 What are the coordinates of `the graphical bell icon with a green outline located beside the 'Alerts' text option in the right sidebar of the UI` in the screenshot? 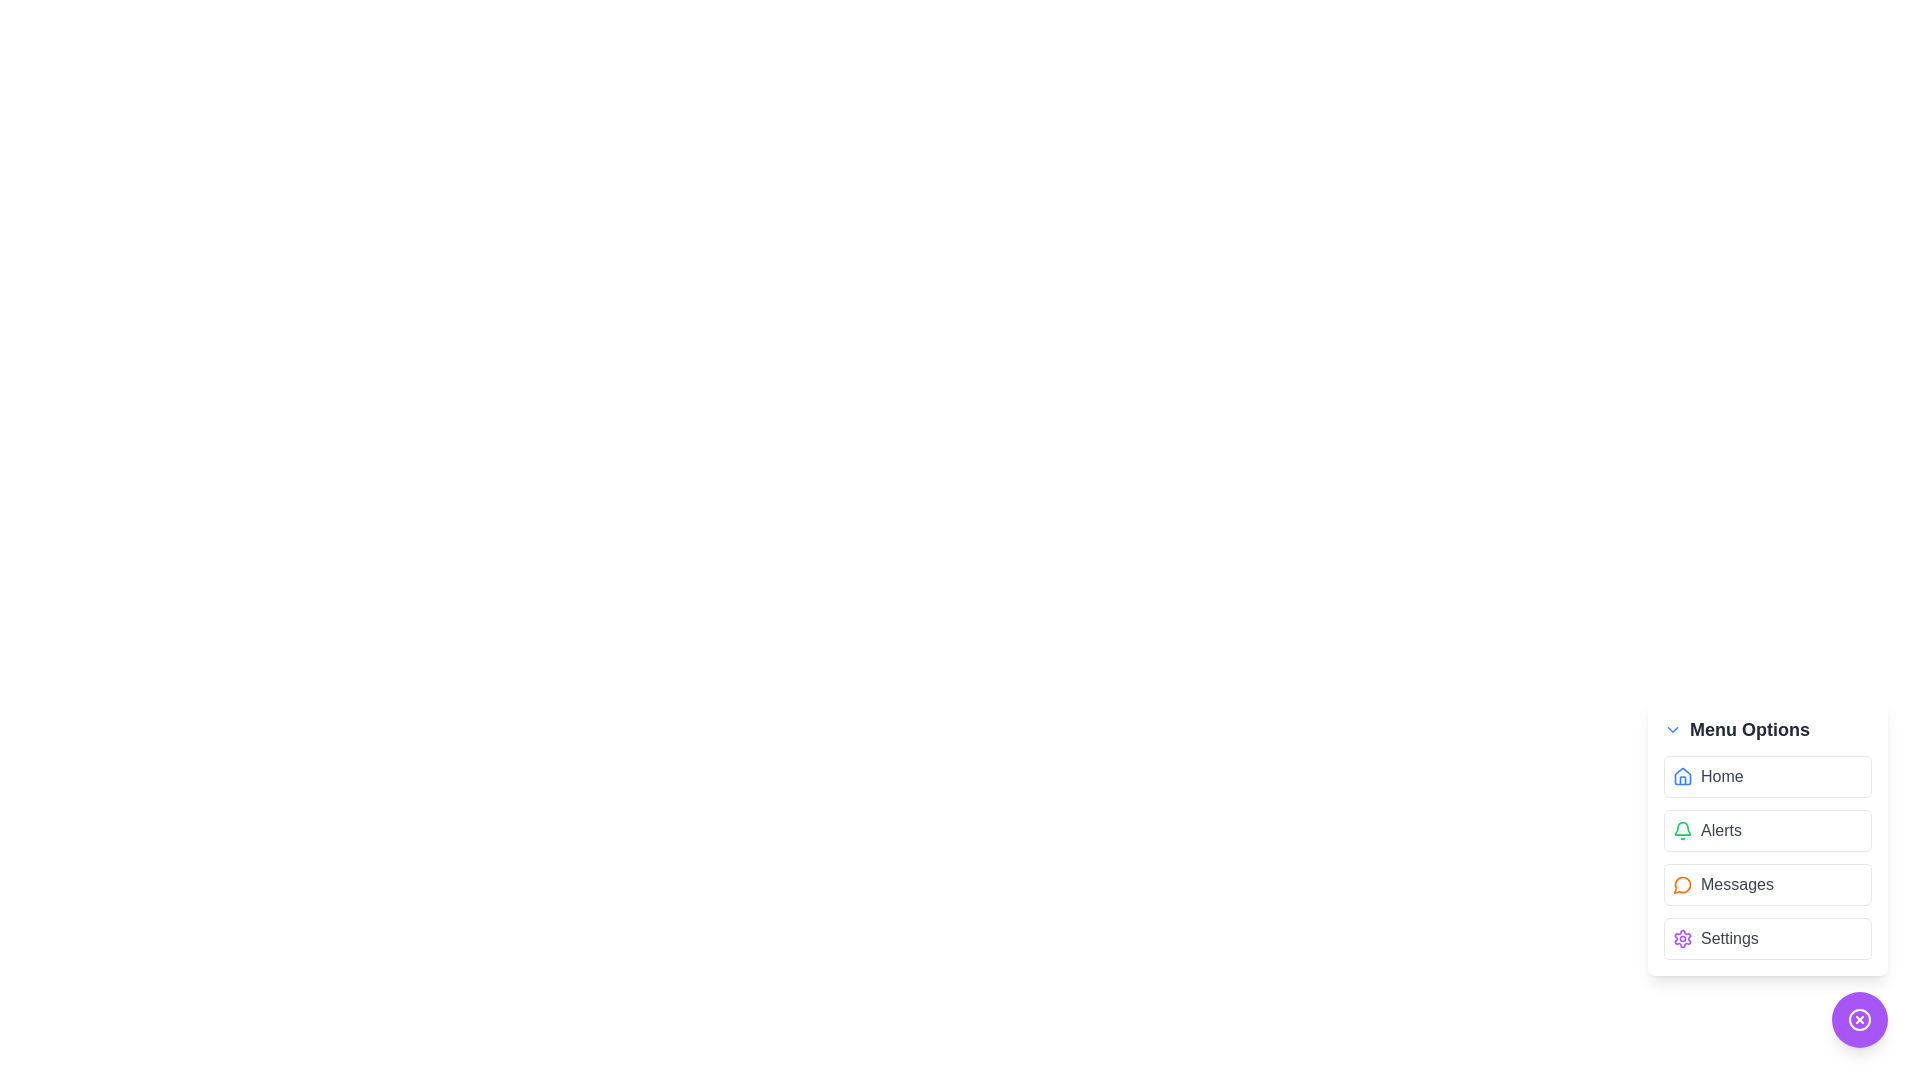 It's located at (1682, 828).